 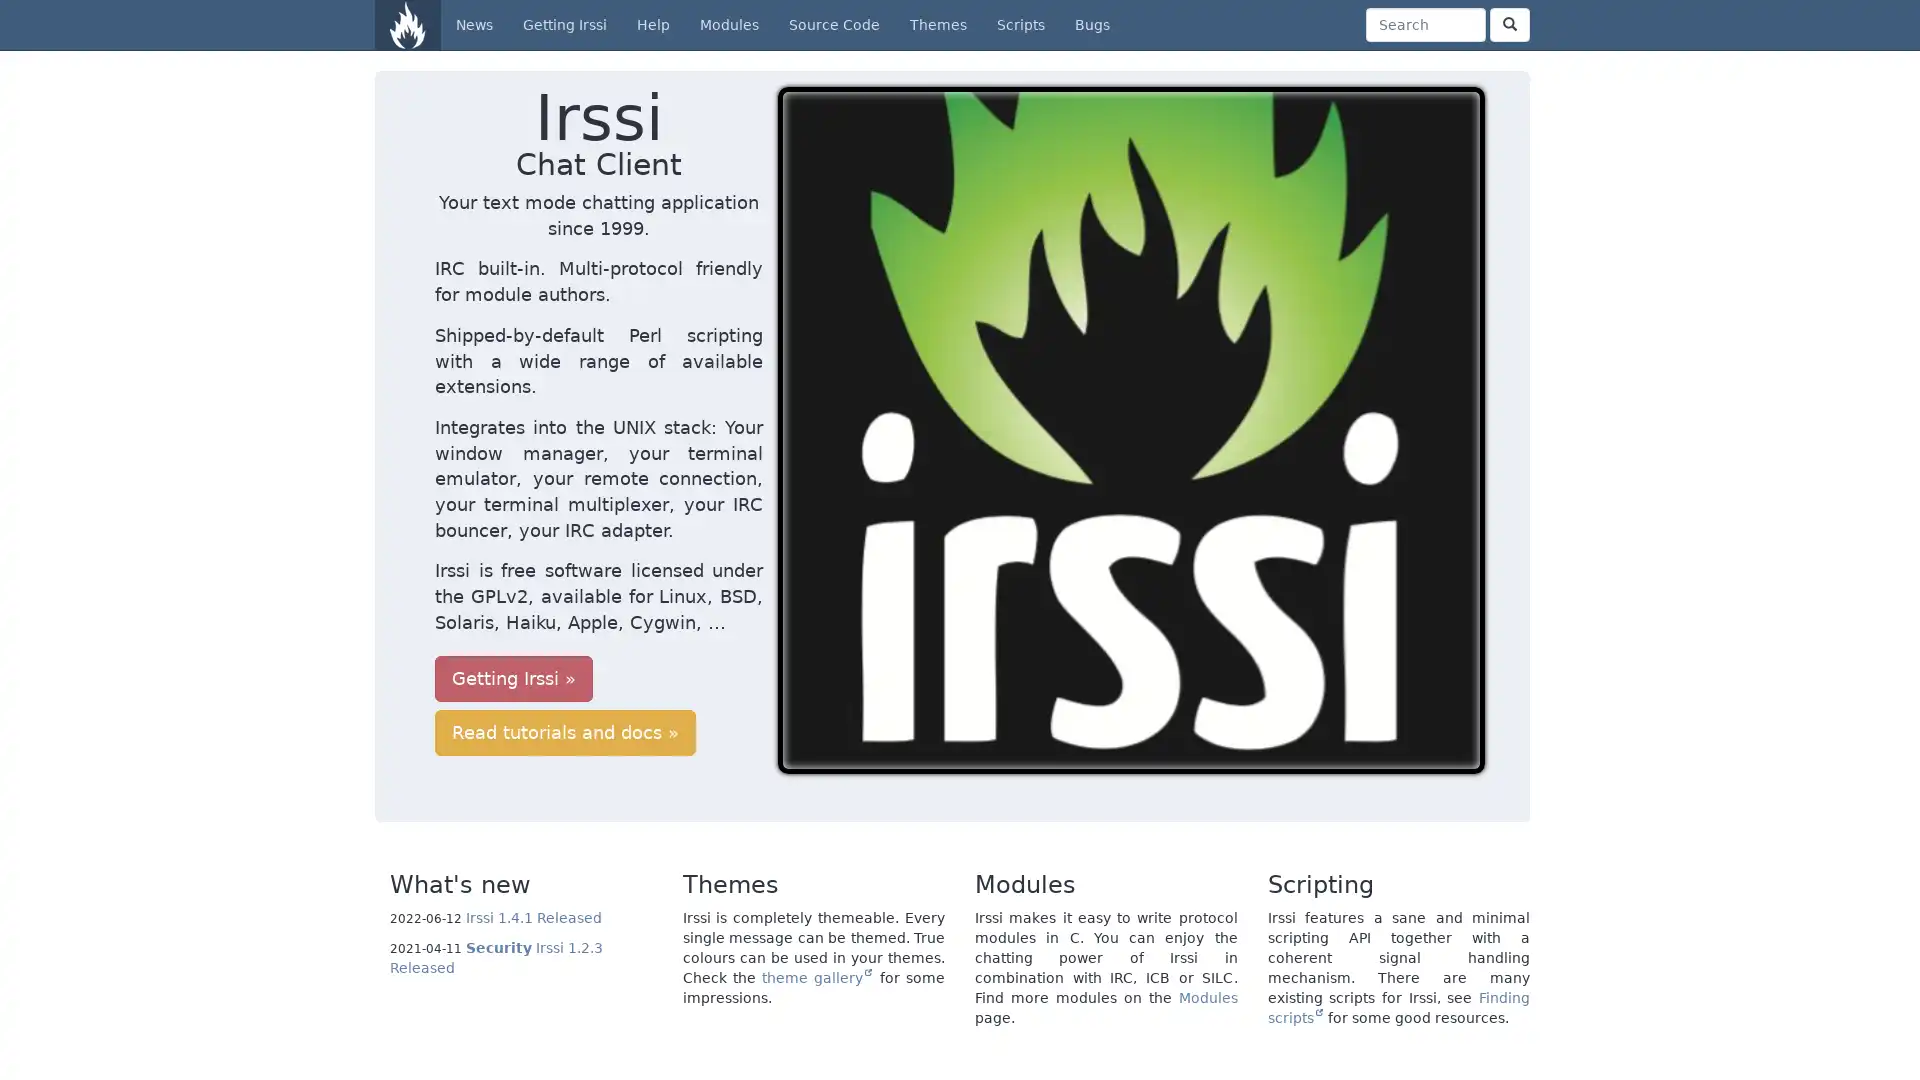 What do you see at coordinates (728, 574) in the screenshot?
I see `Read tutorials and docs` at bounding box center [728, 574].